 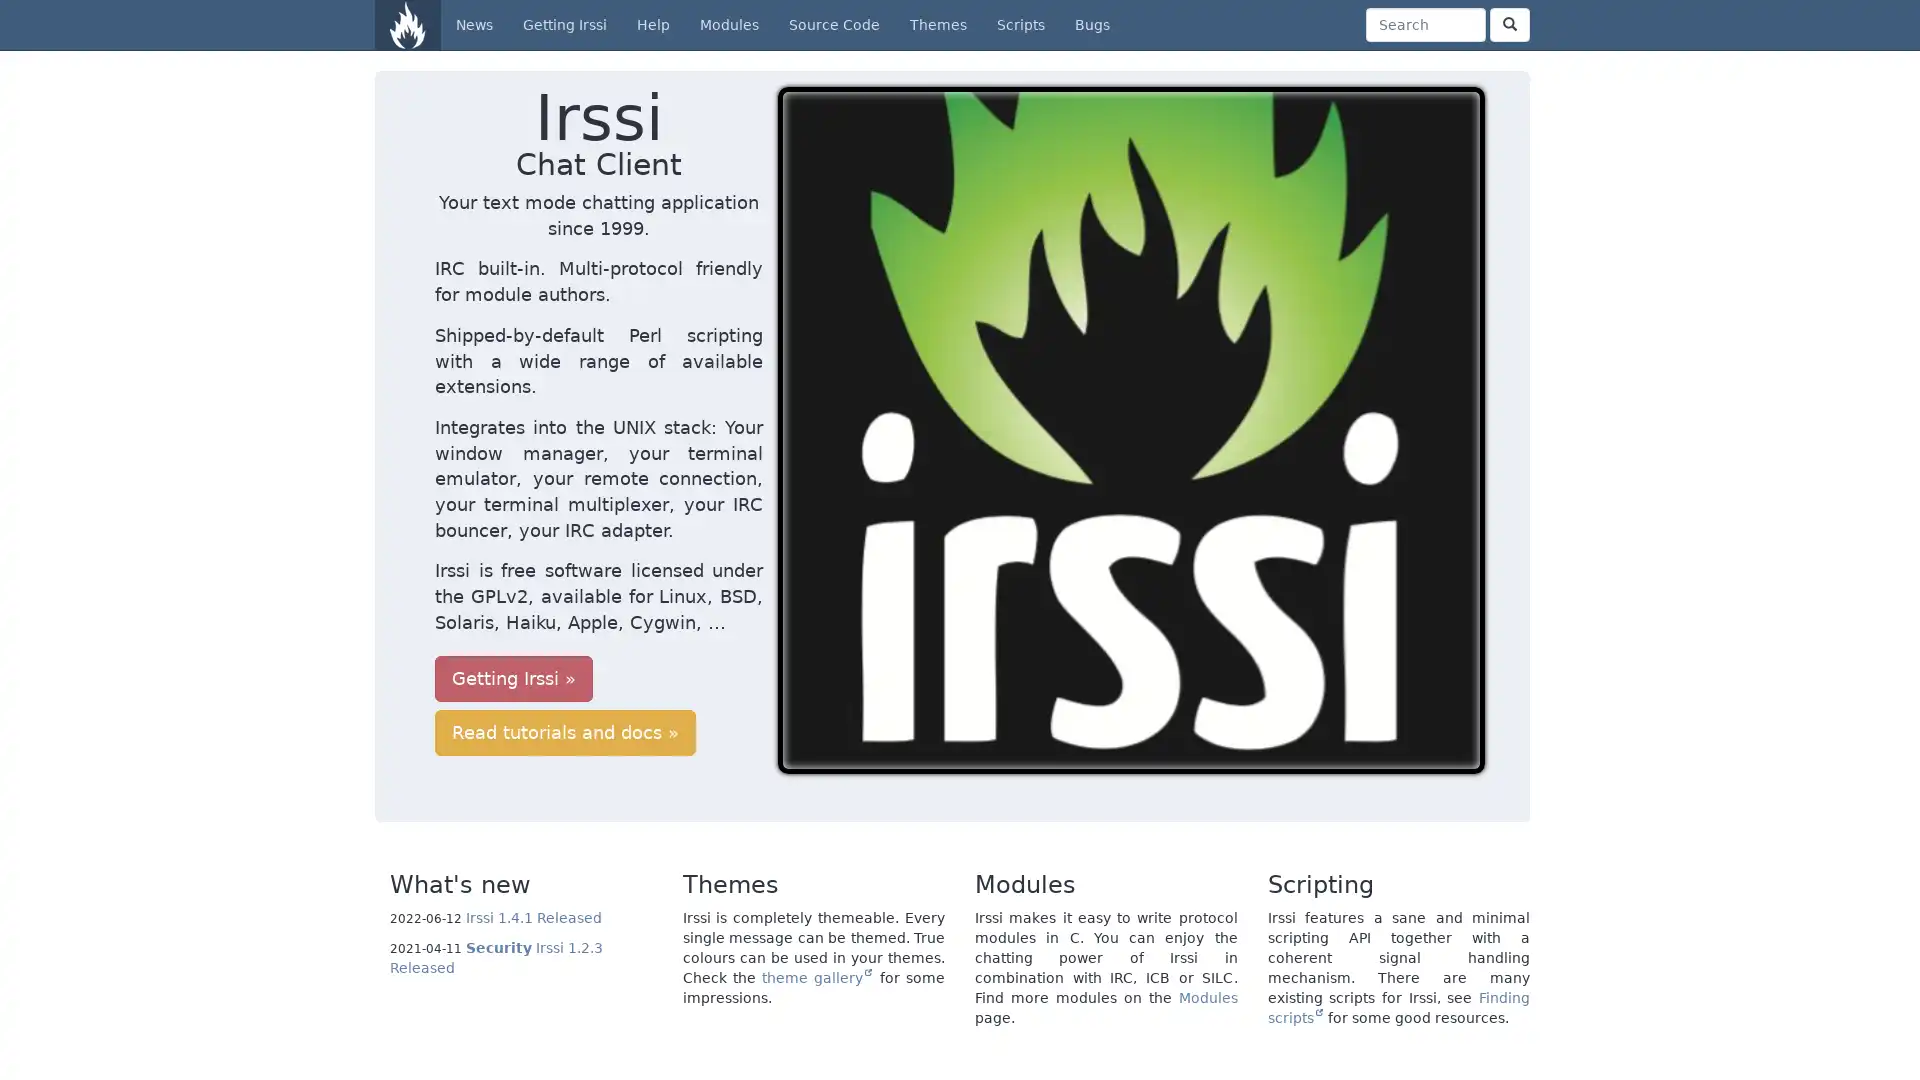 What do you see at coordinates (728, 574) in the screenshot?
I see `Read tutorials and docs` at bounding box center [728, 574].